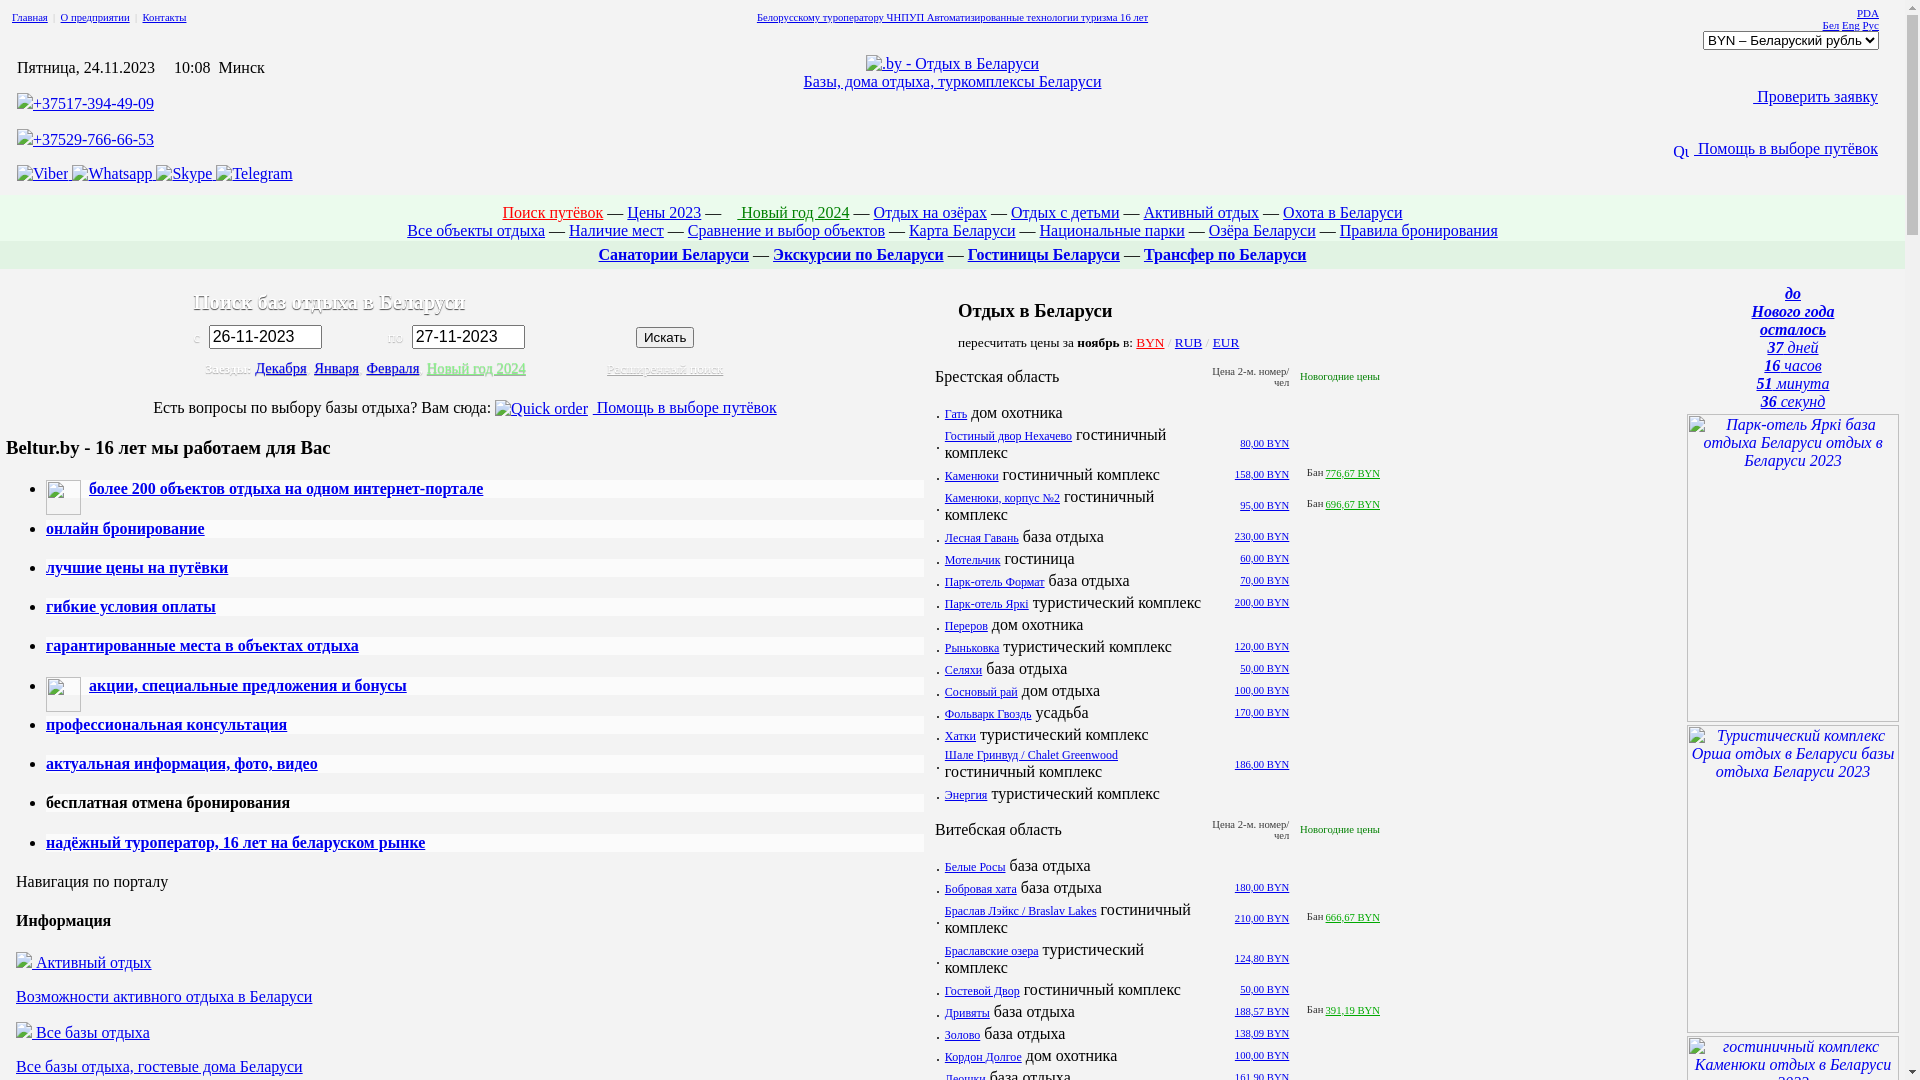 The width and height of the screenshot is (1920, 1080). What do you see at coordinates (1353, 1010) in the screenshot?
I see `'391,19 BYN'` at bounding box center [1353, 1010].